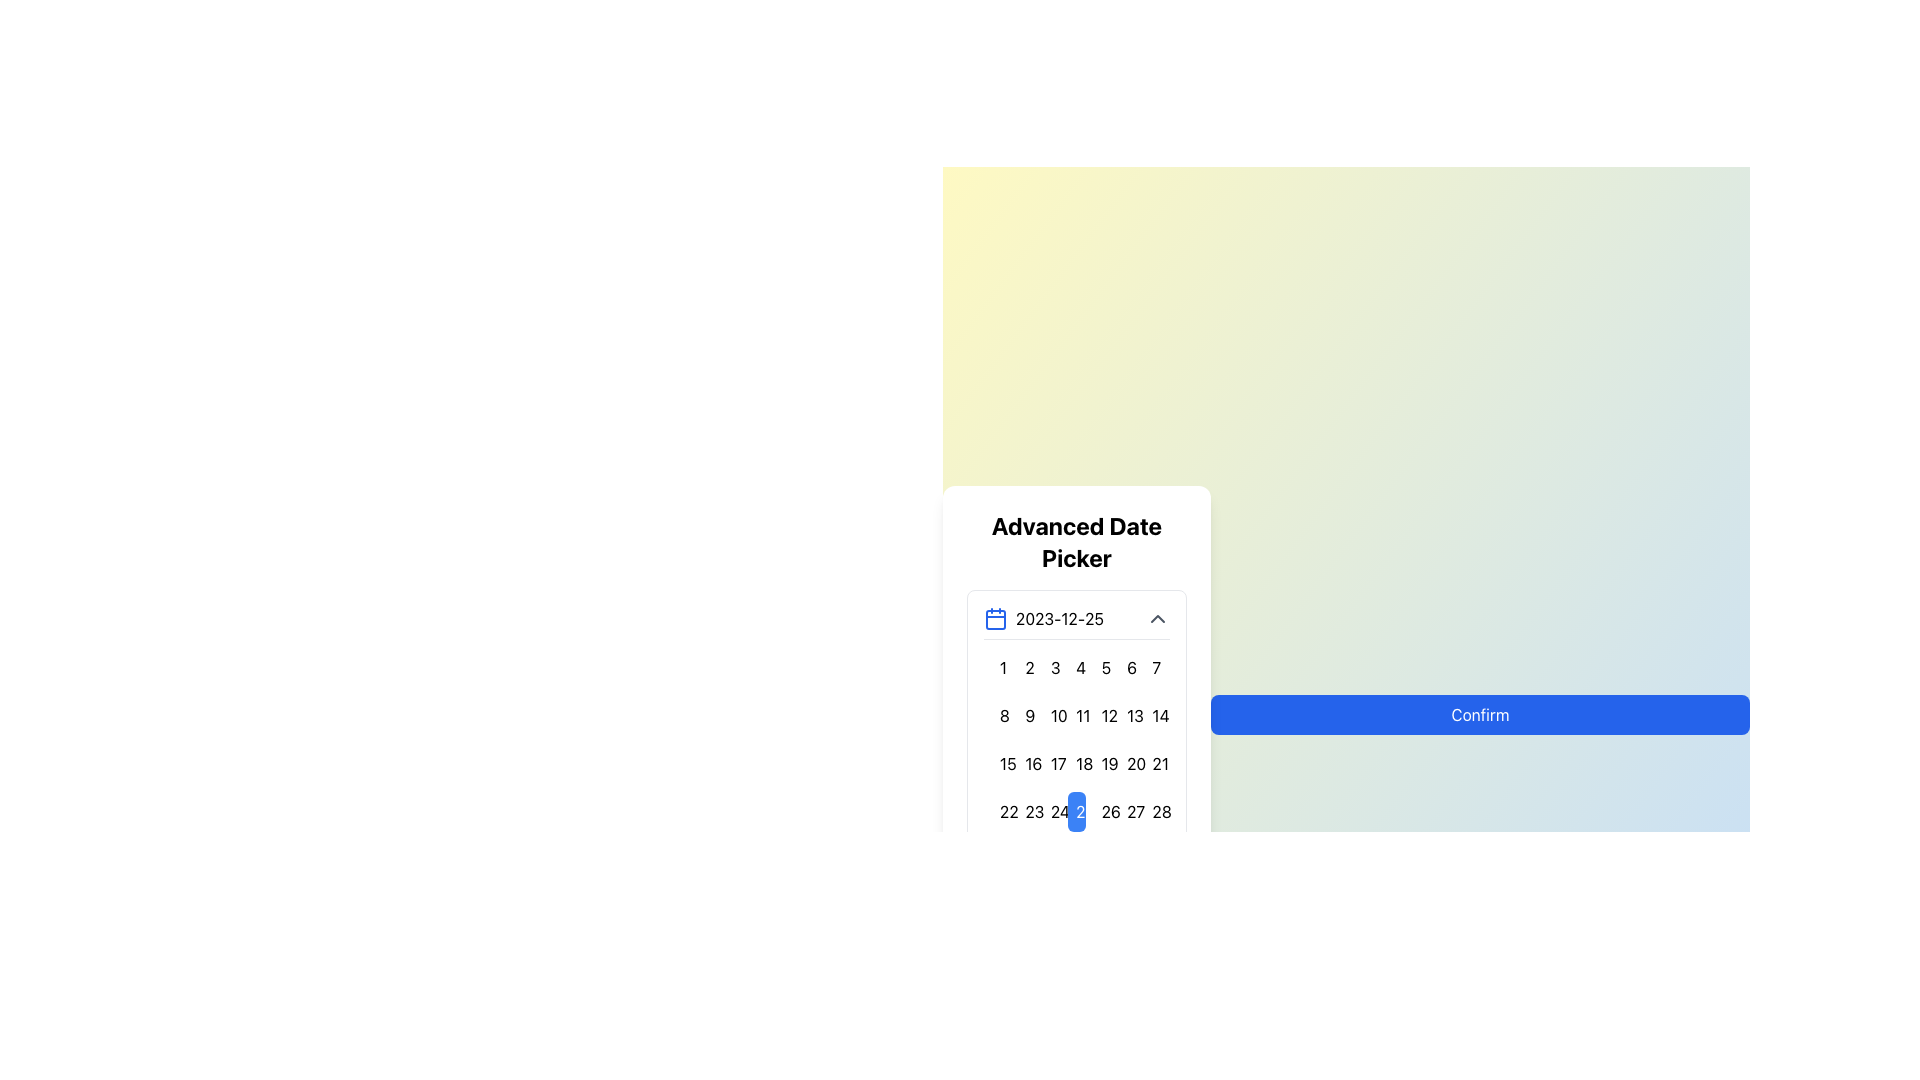 The image size is (1920, 1080). Describe the element at coordinates (1101, 763) in the screenshot. I see `the button displaying the date '19' in the calendar interface` at that location.